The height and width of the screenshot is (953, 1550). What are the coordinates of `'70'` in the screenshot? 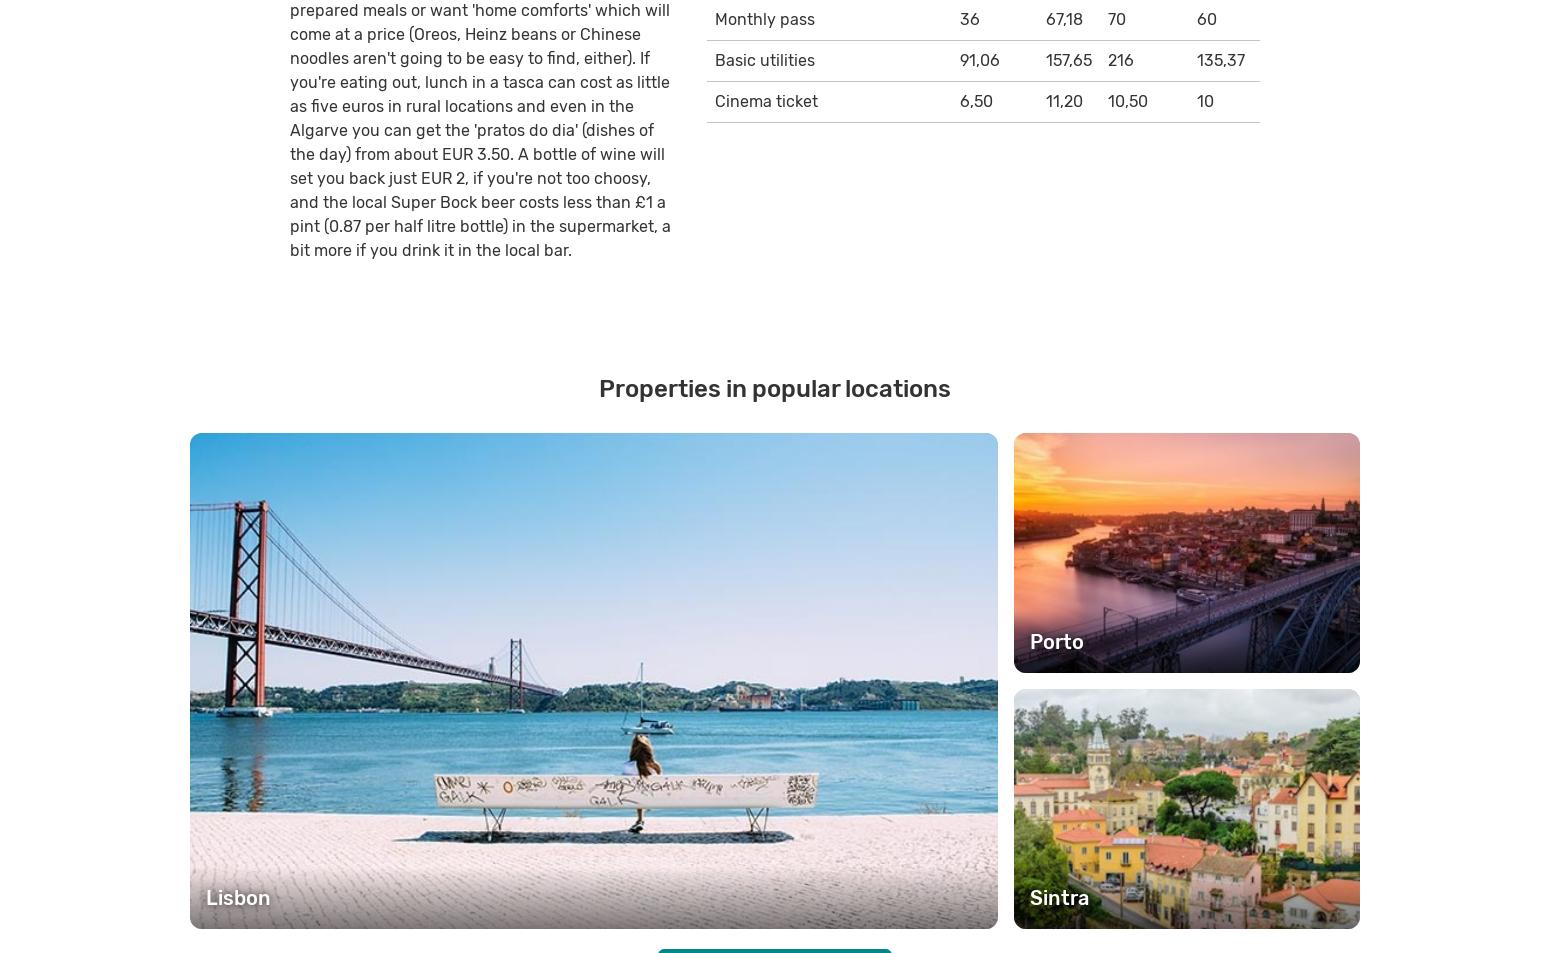 It's located at (1115, 17).